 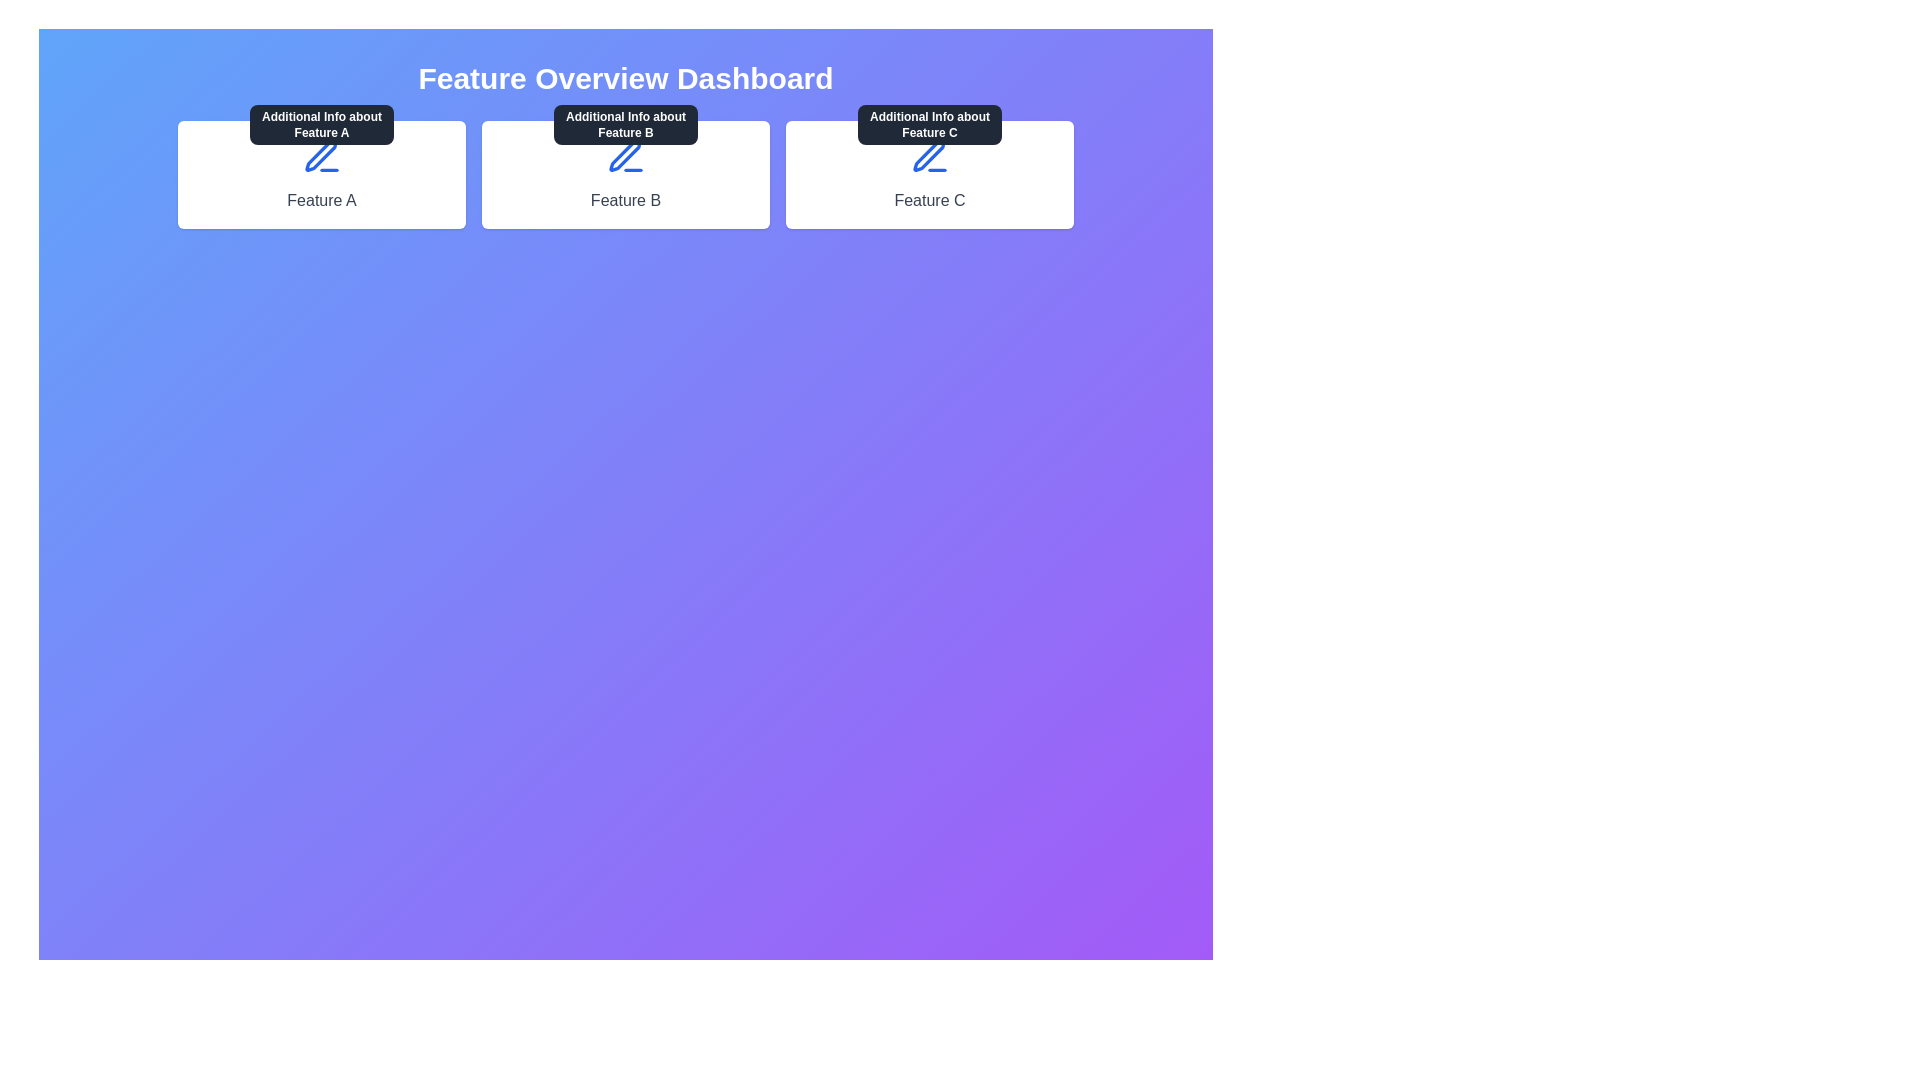 What do you see at coordinates (929, 173) in the screenshot?
I see `the Informational card for 'Feature C', which is the third card in a three-column grid layout` at bounding box center [929, 173].